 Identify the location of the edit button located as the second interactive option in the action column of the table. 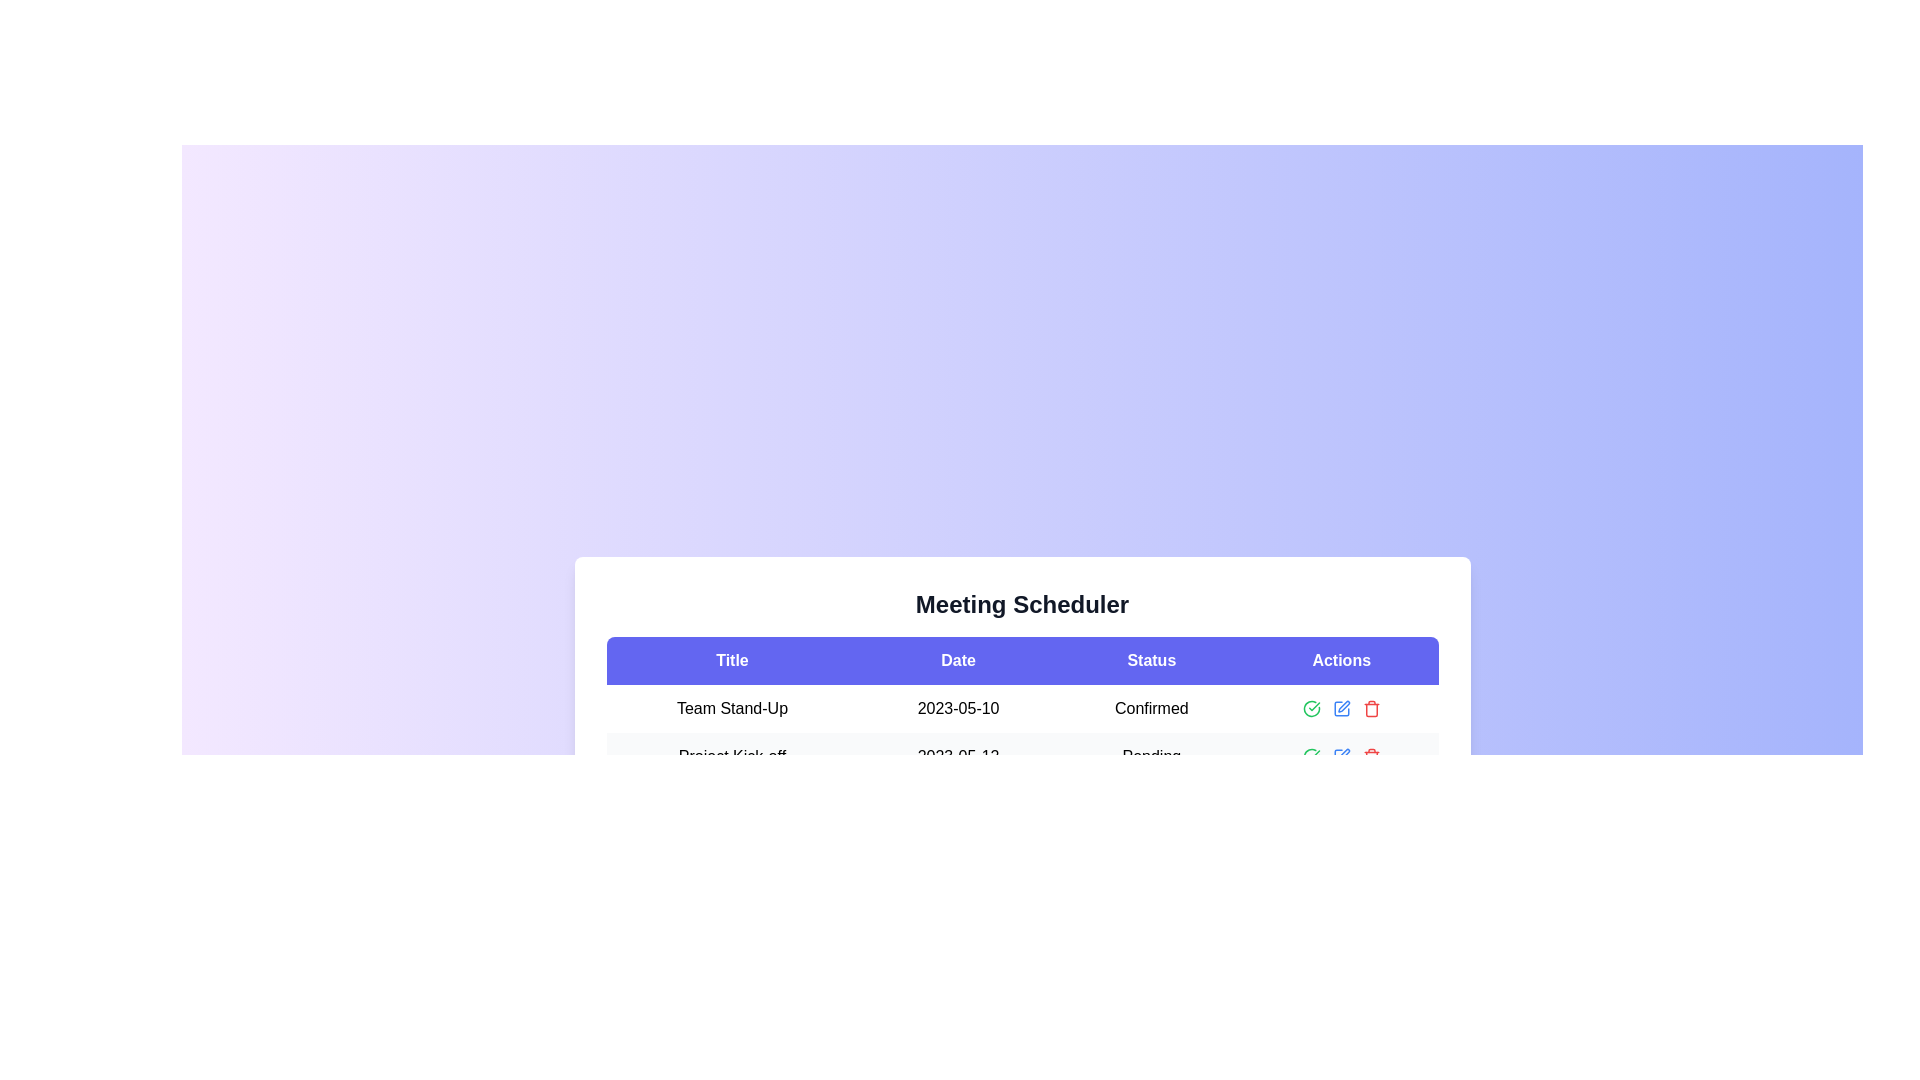
(1341, 708).